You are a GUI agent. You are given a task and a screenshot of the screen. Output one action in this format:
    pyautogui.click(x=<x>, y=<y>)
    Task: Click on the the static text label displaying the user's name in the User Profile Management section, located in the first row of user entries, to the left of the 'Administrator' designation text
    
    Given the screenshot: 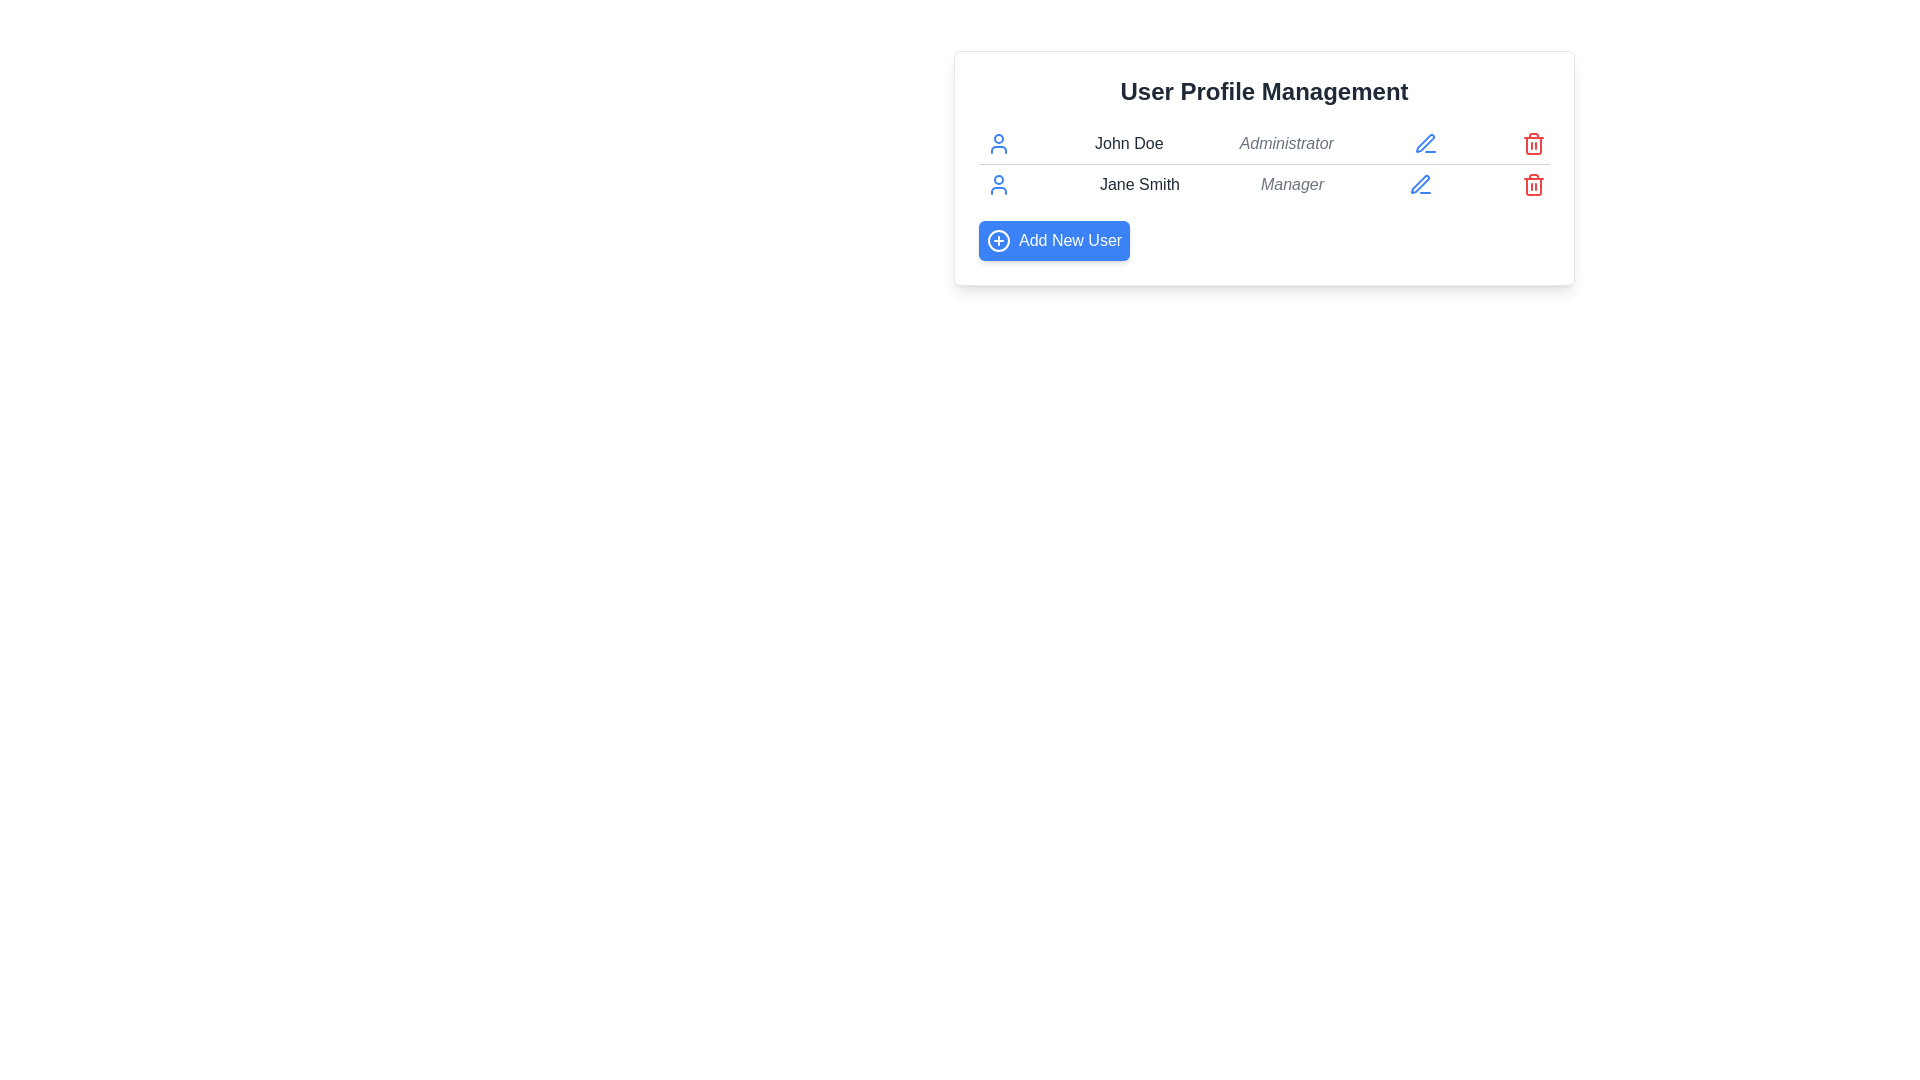 What is the action you would take?
    pyautogui.click(x=1129, y=142)
    